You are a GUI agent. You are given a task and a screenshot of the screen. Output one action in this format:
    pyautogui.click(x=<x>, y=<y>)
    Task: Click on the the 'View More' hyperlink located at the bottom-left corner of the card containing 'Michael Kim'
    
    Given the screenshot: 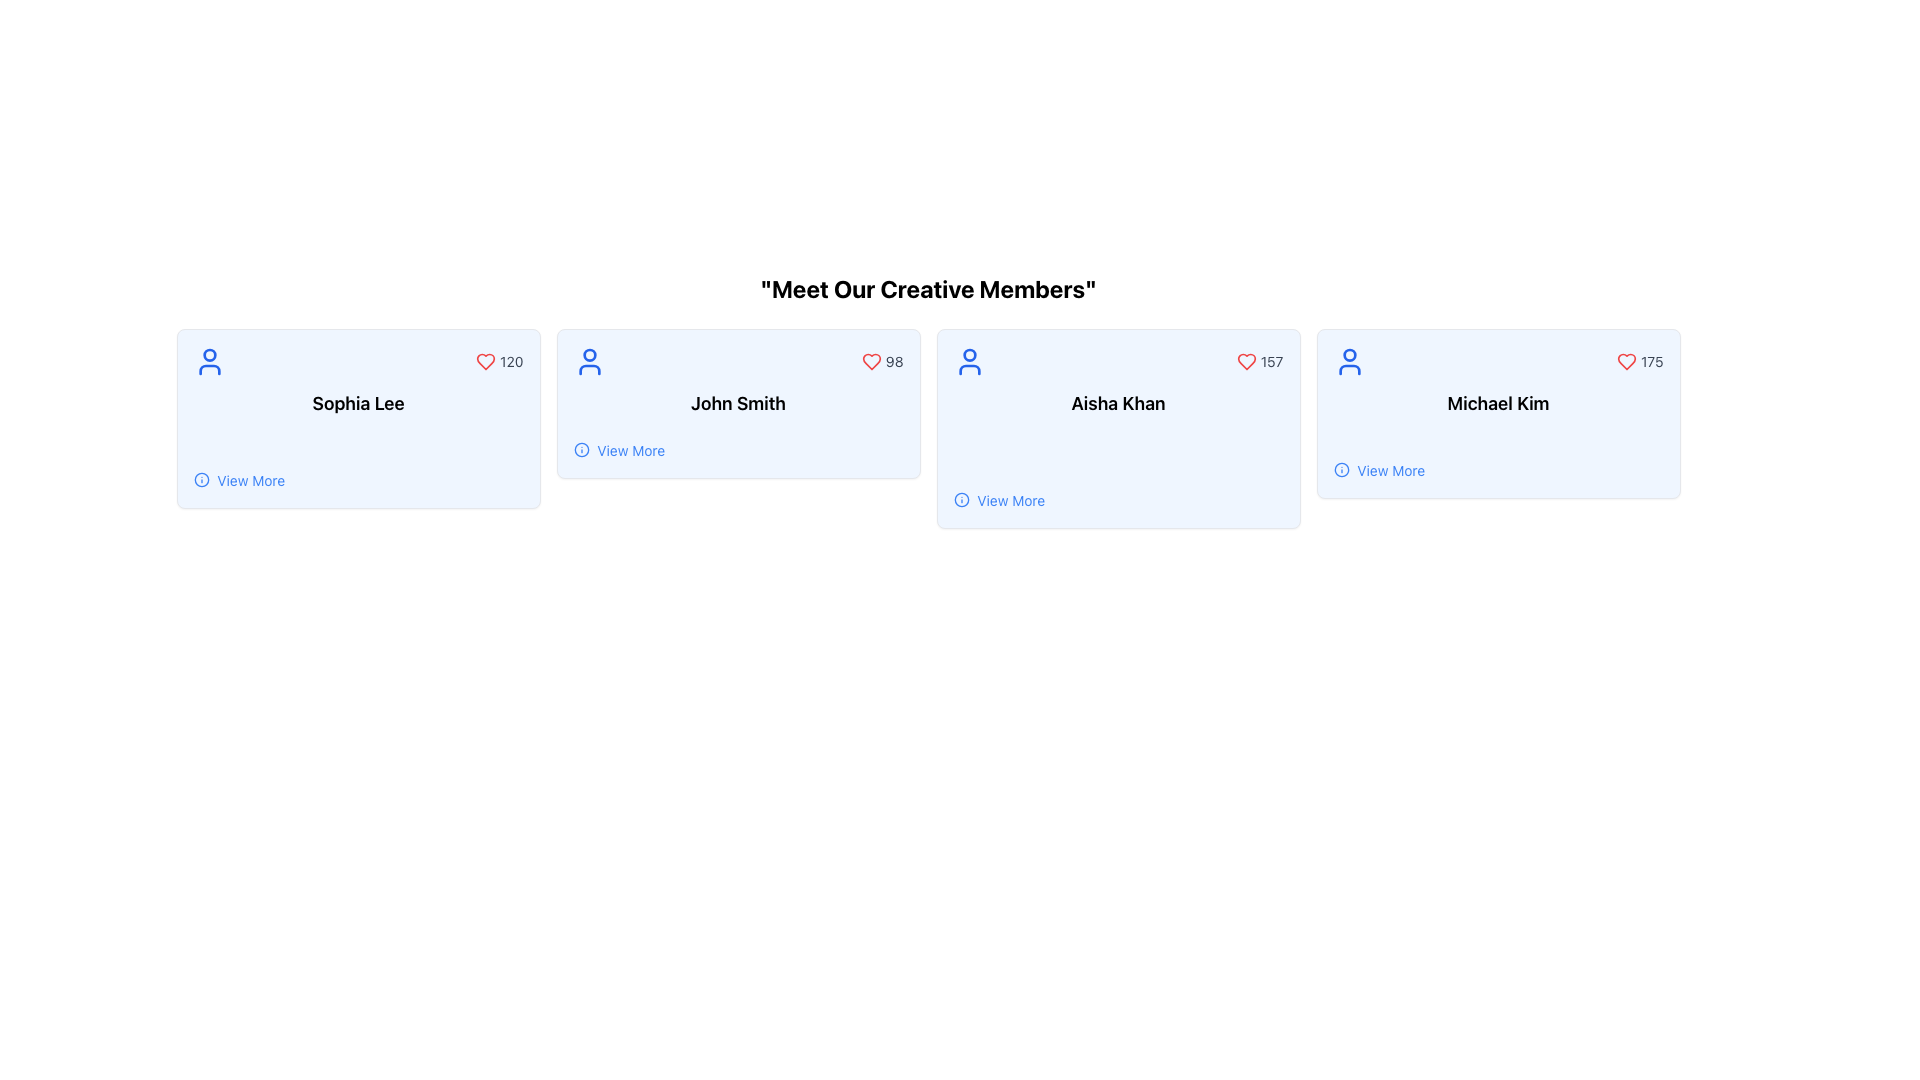 What is the action you would take?
    pyautogui.click(x=1378, y=470)
    